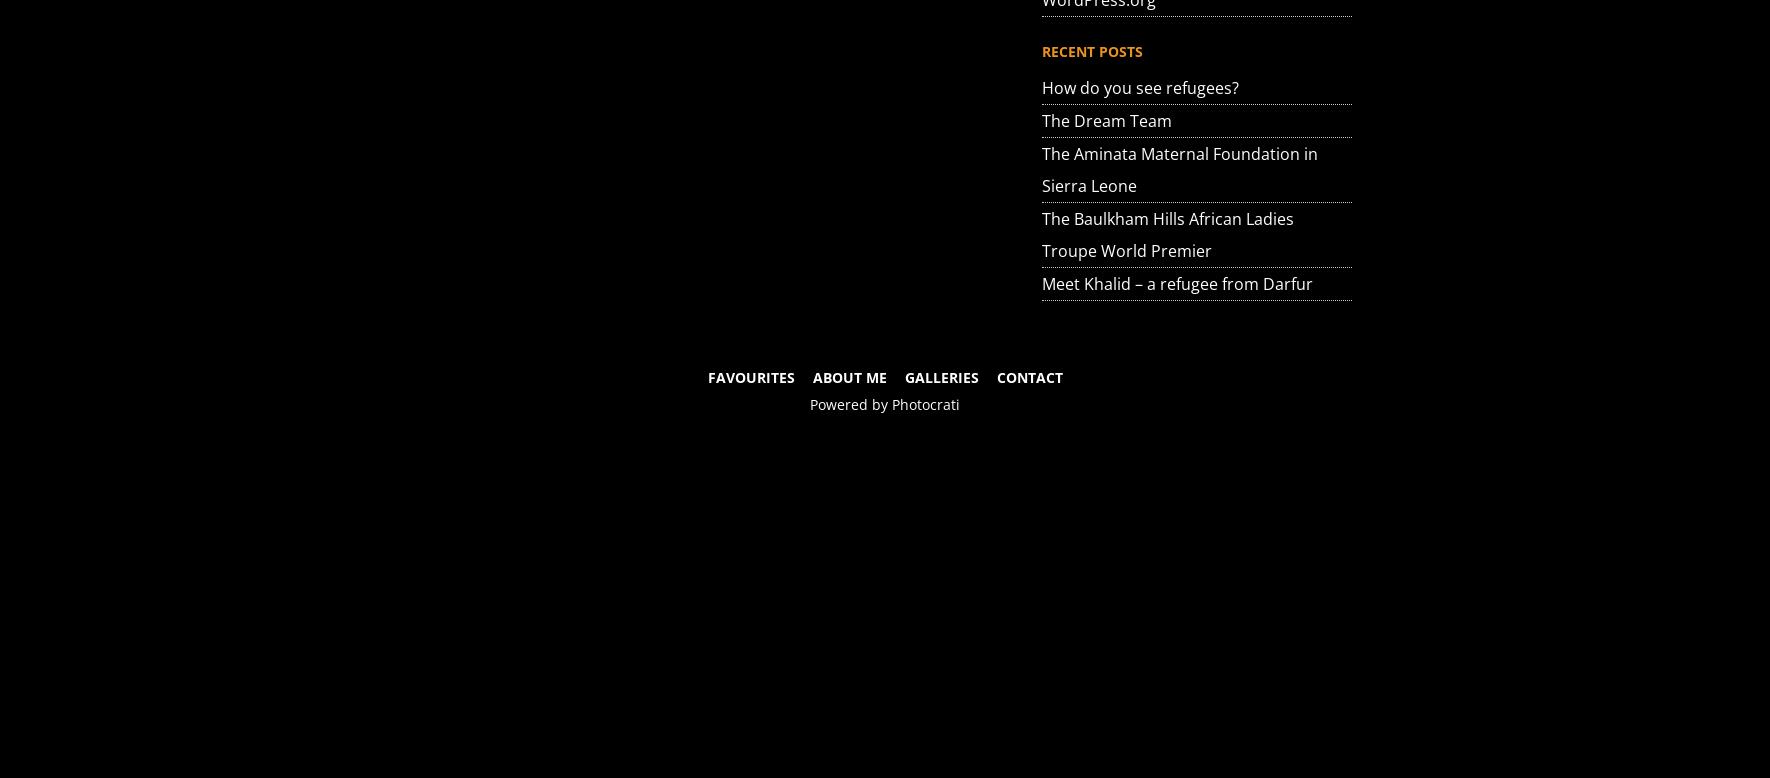 The width and height of the screenshot is (1770, 778). What do you see at coordinates (1180, 169) in the screenshot?
I see `'The Aminata Maternal Foundation in Sierra Leone'` at bounding box center [1180, 169].